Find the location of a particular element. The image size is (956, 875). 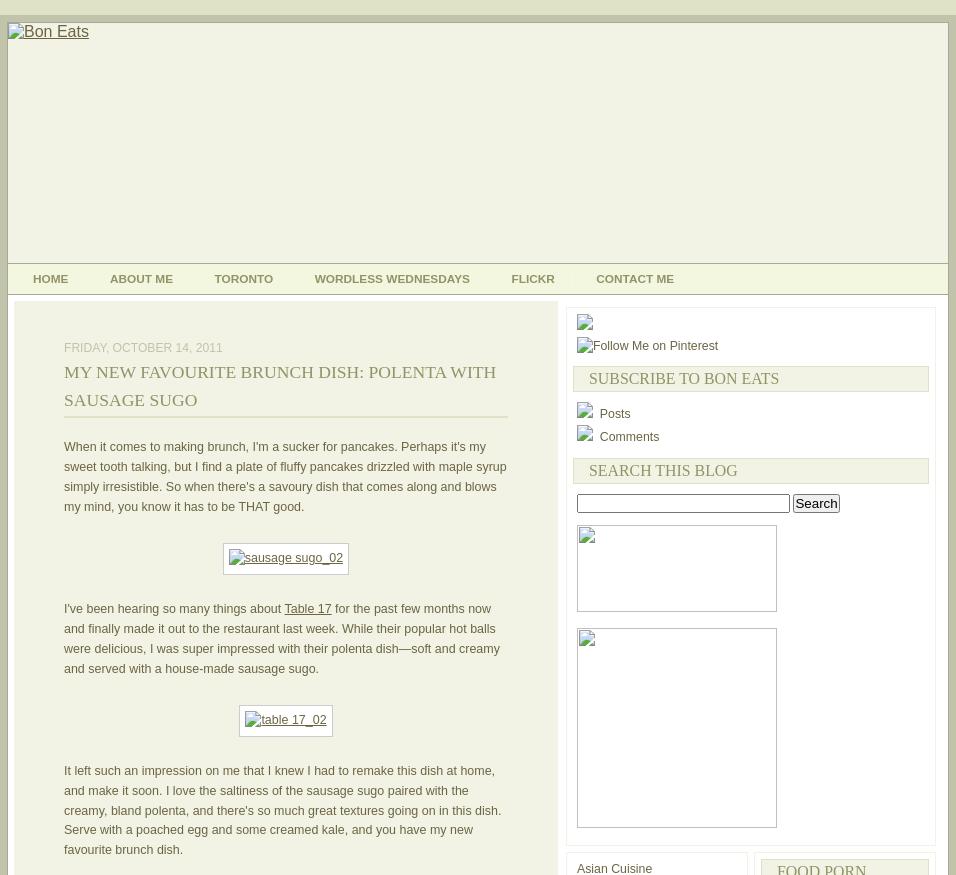

'About Me' is located at coordinates (141, 278).